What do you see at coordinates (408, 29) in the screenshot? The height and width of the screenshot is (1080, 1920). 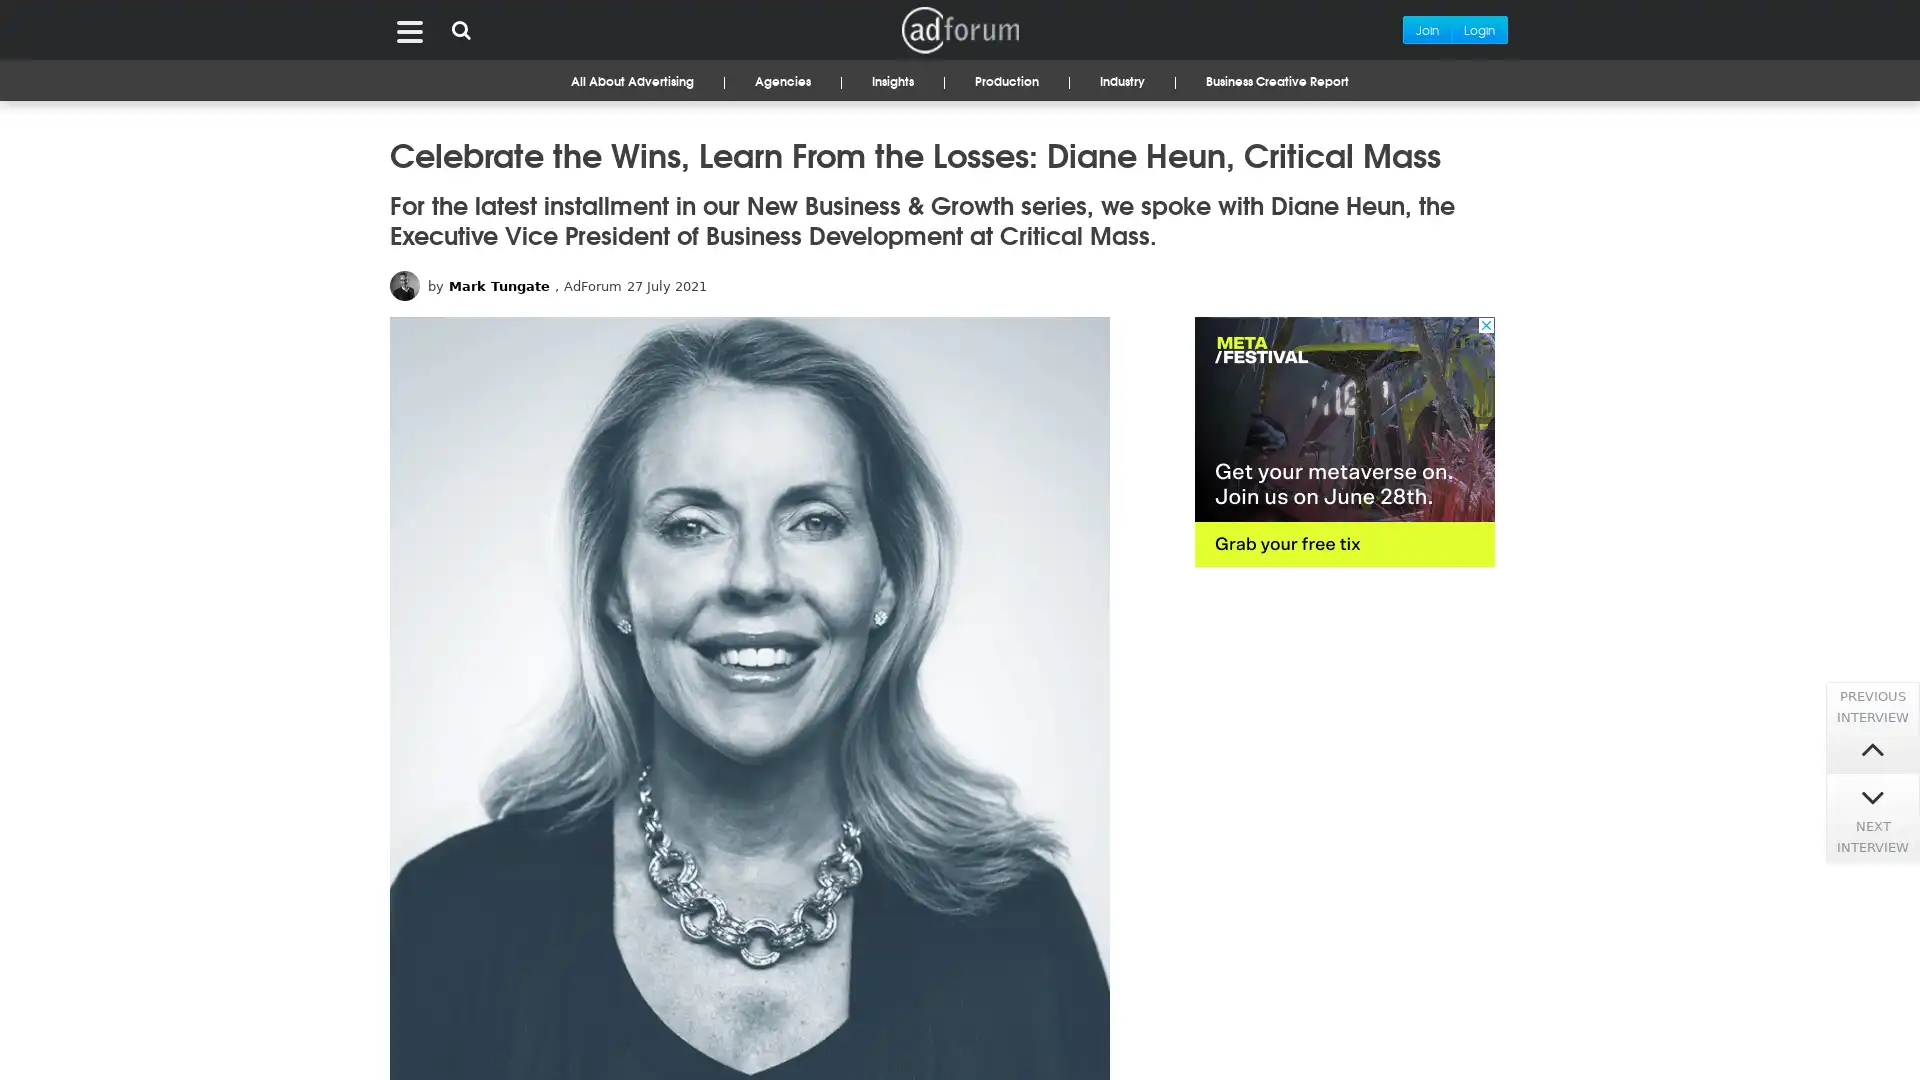 I see `Menu` at bounding box center [408, 29].